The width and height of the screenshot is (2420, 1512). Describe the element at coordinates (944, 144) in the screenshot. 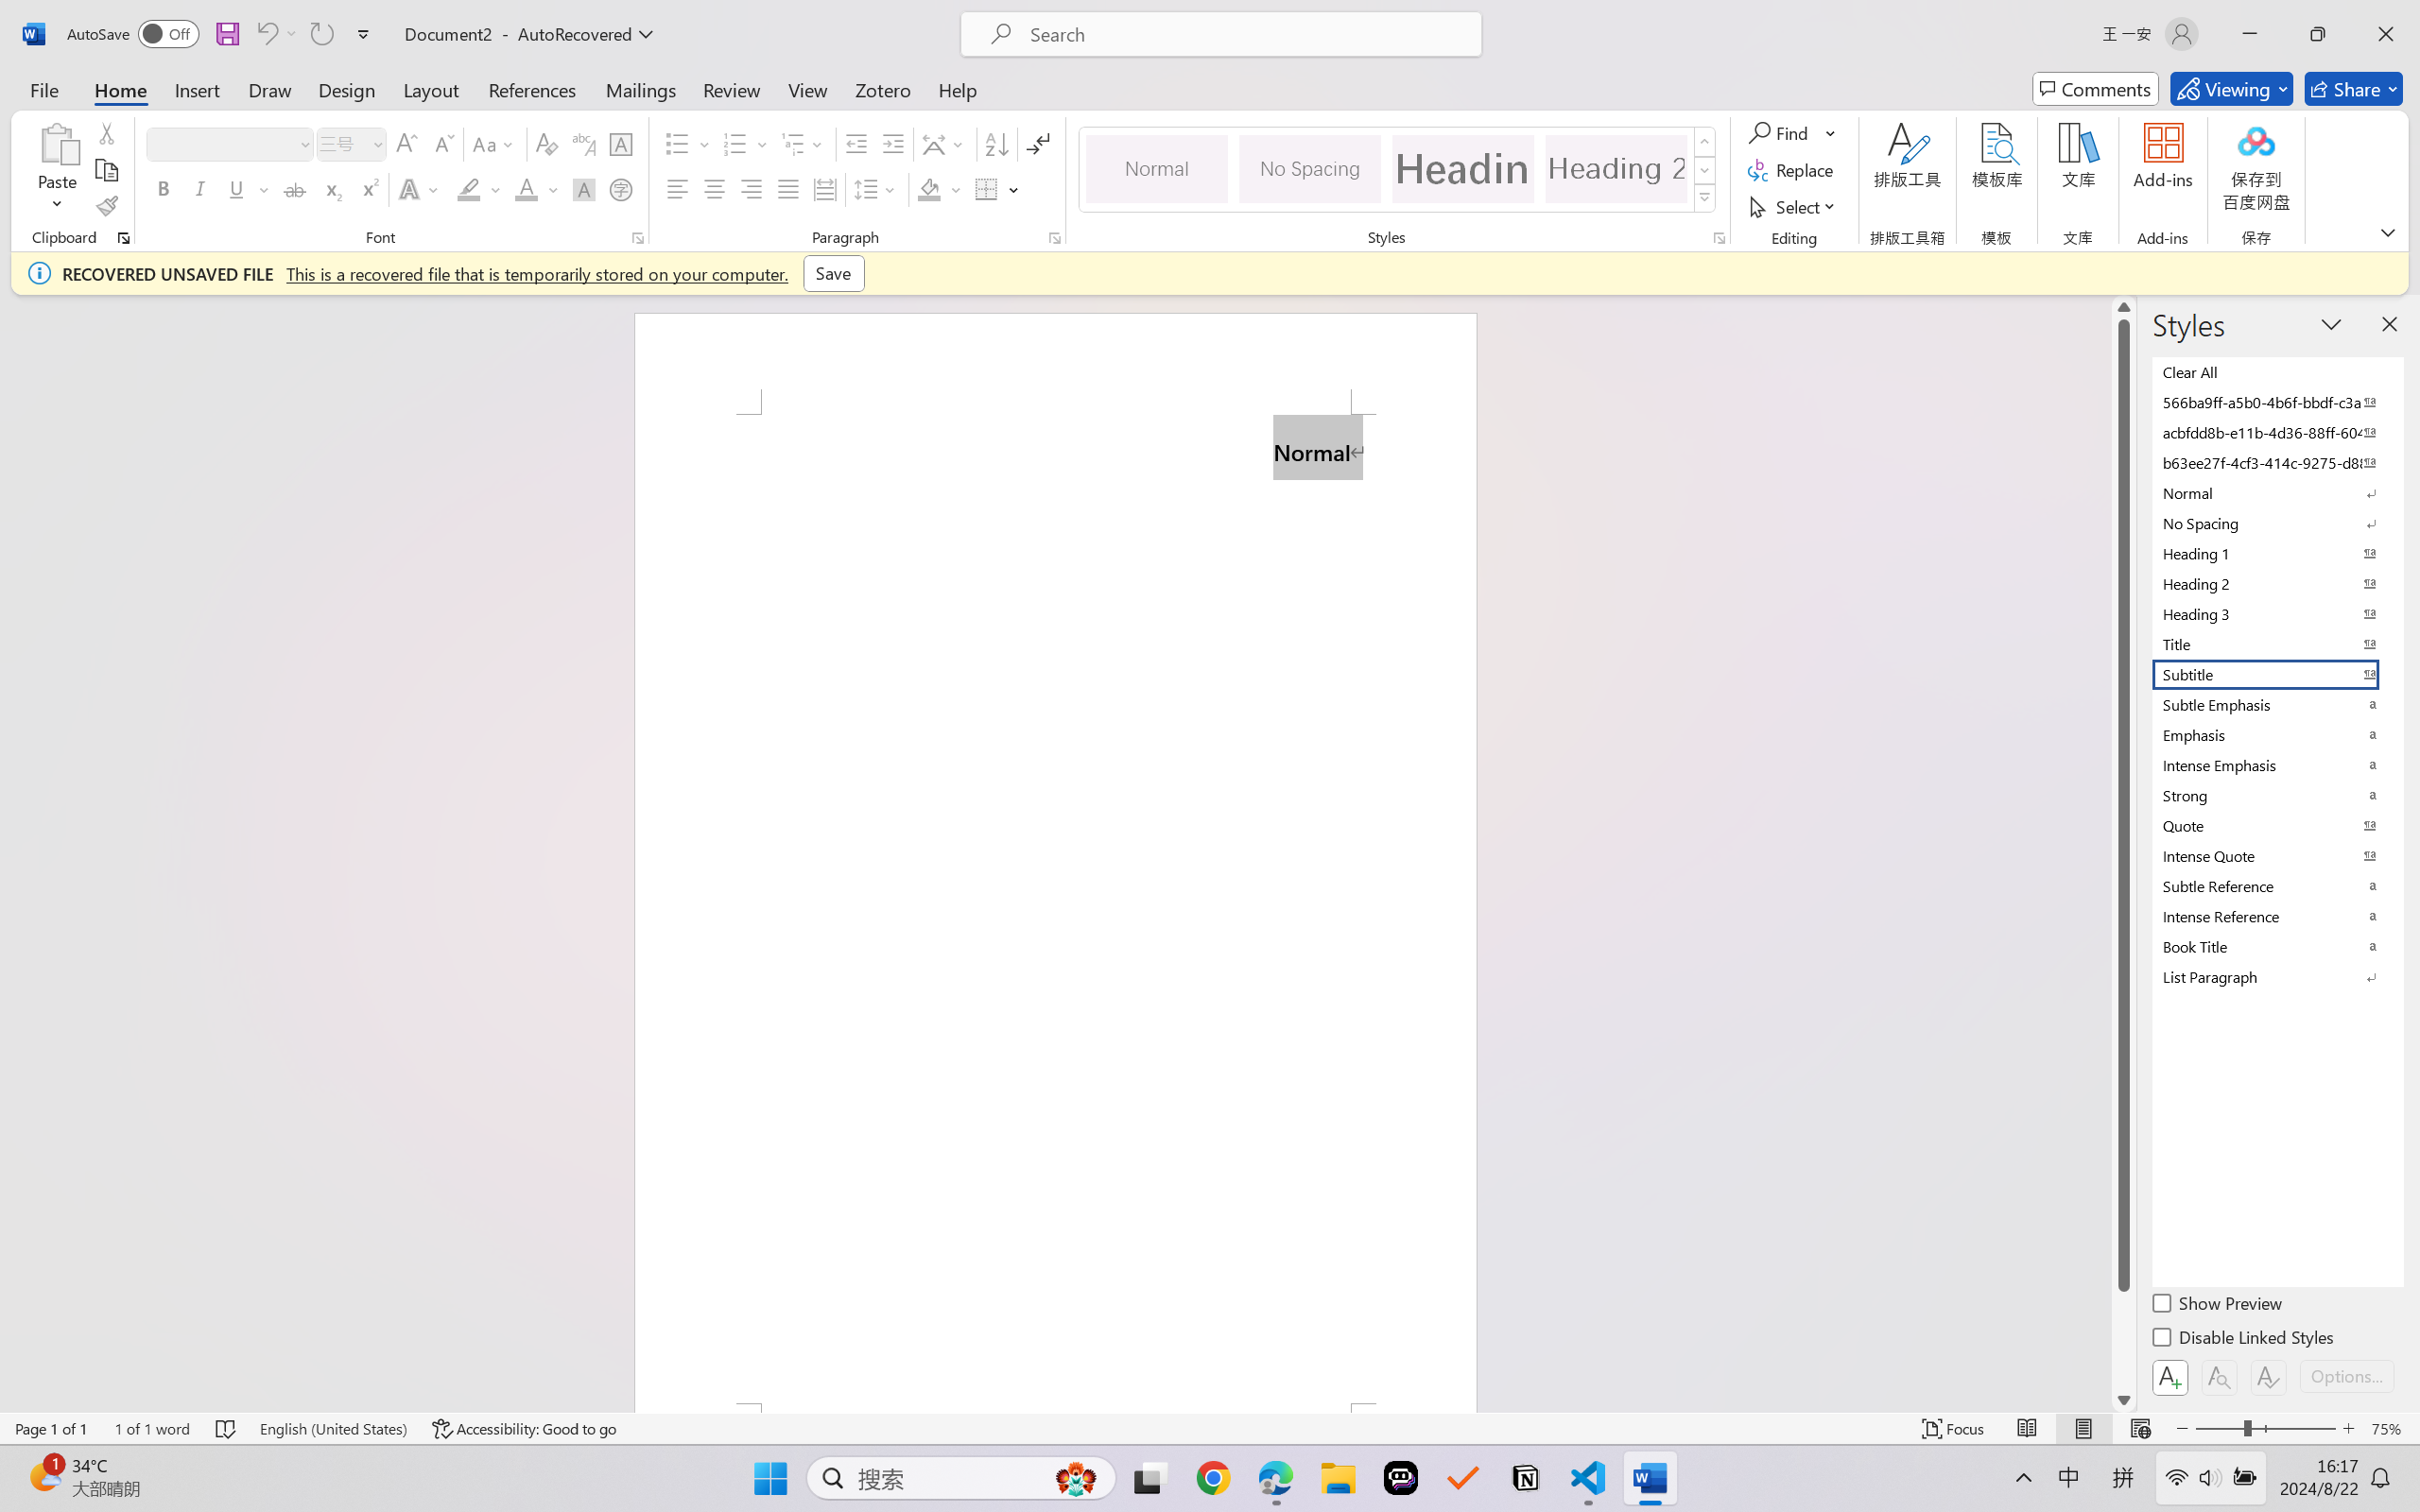

I see `'Asian Layout'` at that location.